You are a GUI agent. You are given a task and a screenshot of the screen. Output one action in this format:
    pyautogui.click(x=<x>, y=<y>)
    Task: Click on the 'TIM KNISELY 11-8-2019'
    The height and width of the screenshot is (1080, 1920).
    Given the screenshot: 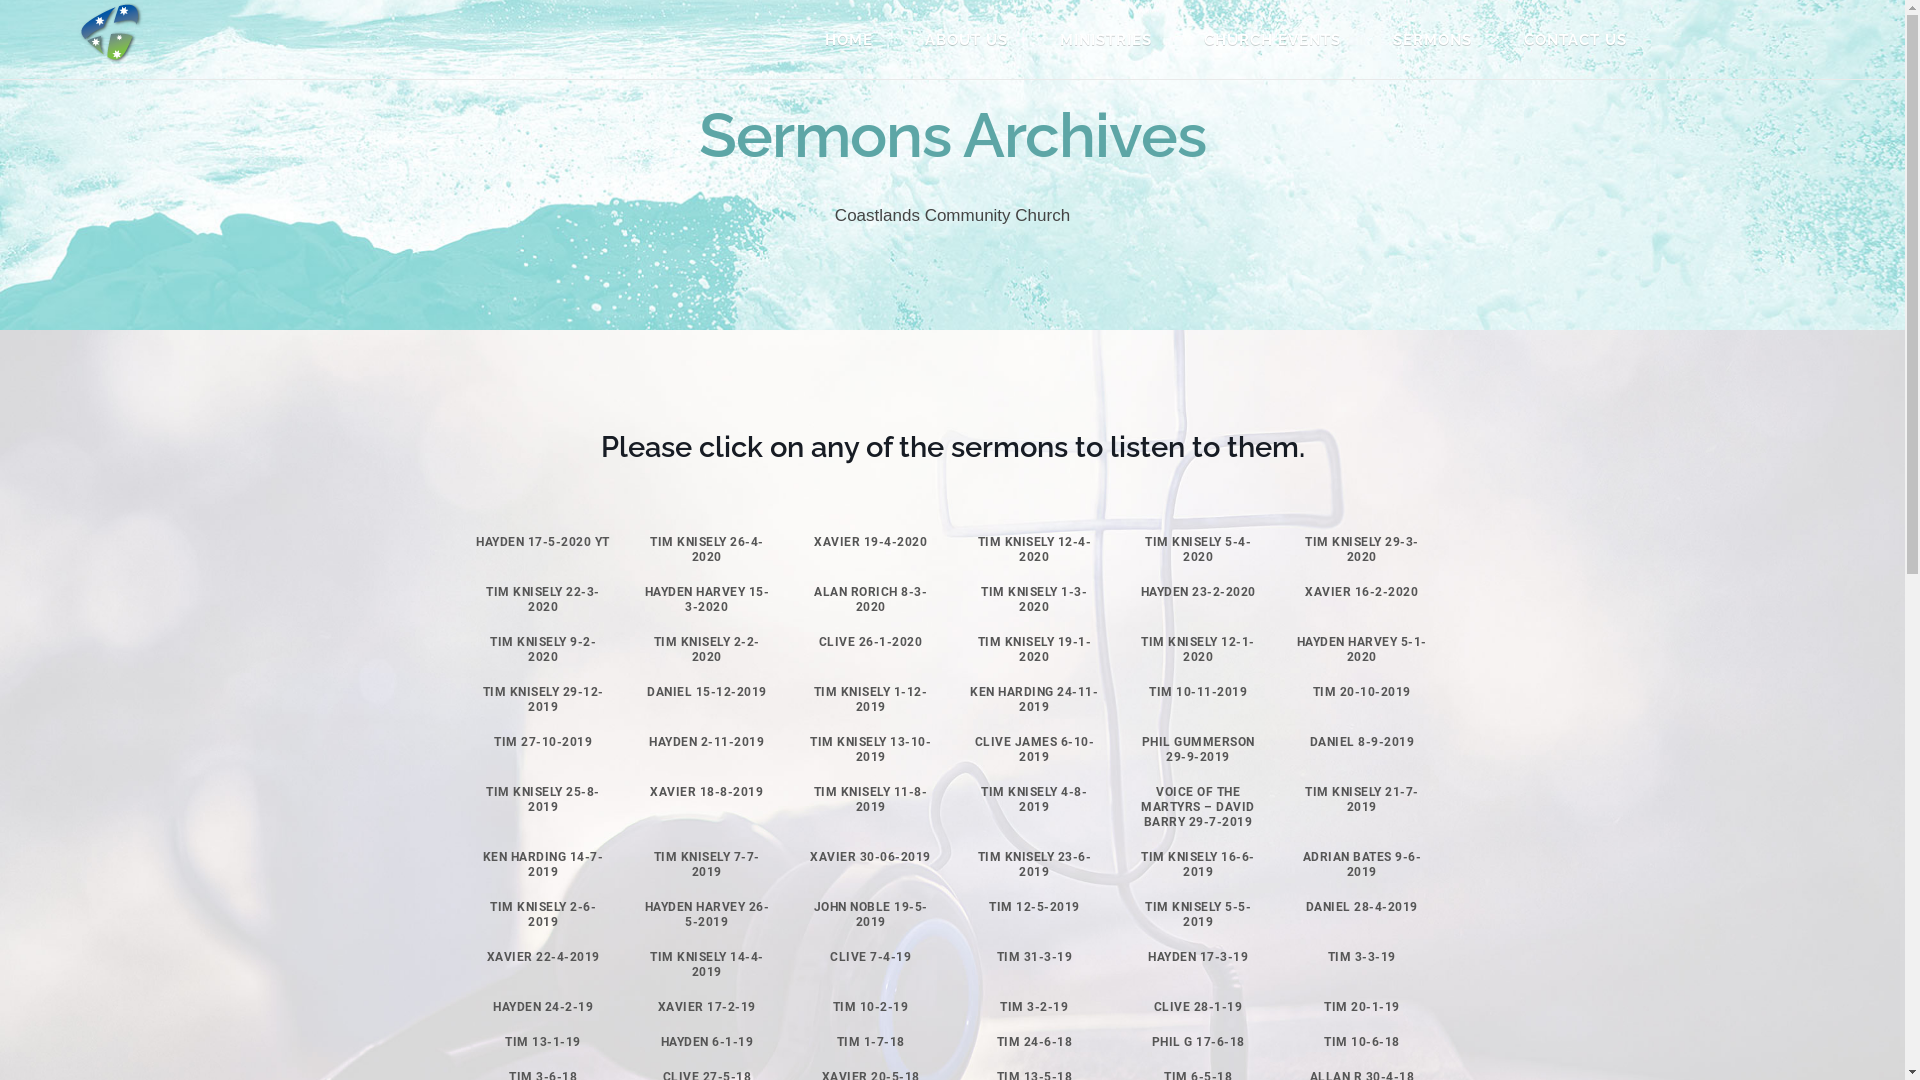 What is the action you would take?
    pyautogui.click(x=870, y=798)
    